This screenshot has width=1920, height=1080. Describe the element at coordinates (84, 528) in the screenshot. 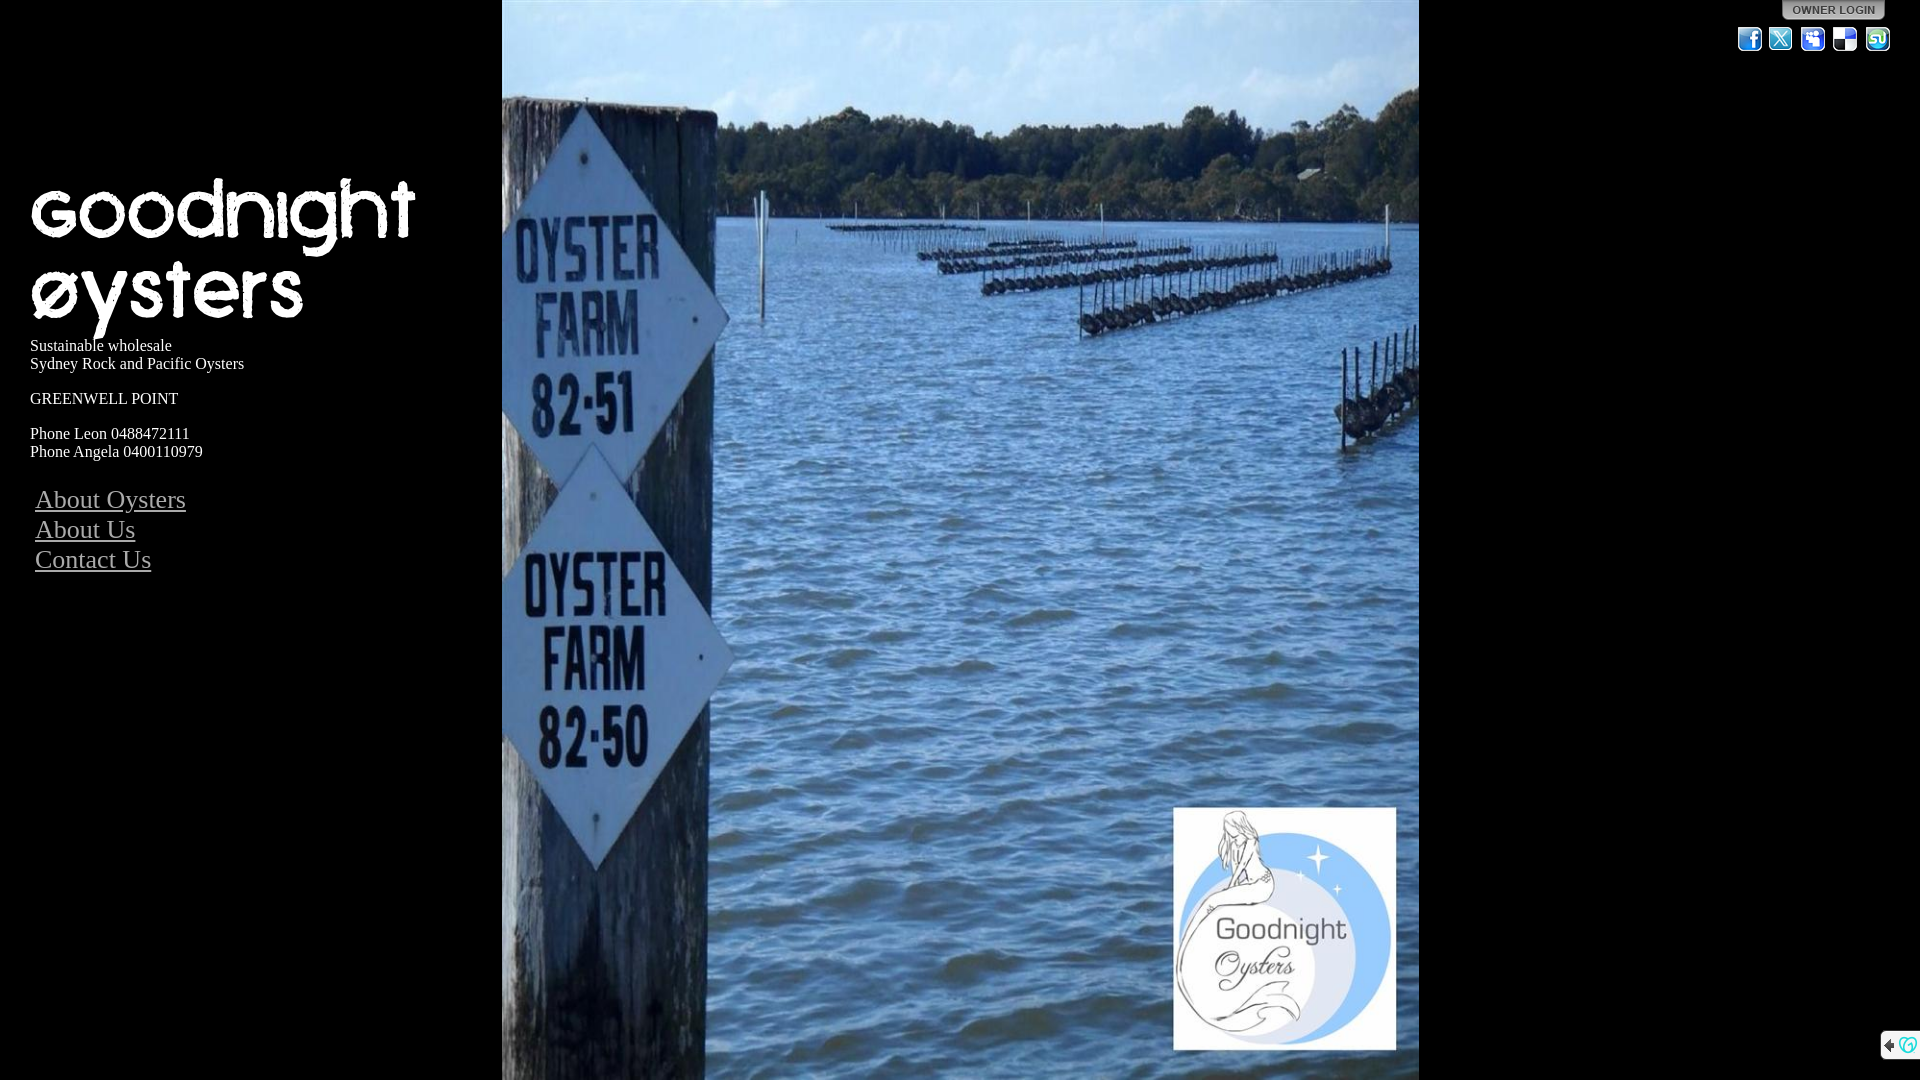

I see `'About Us'` at that location.